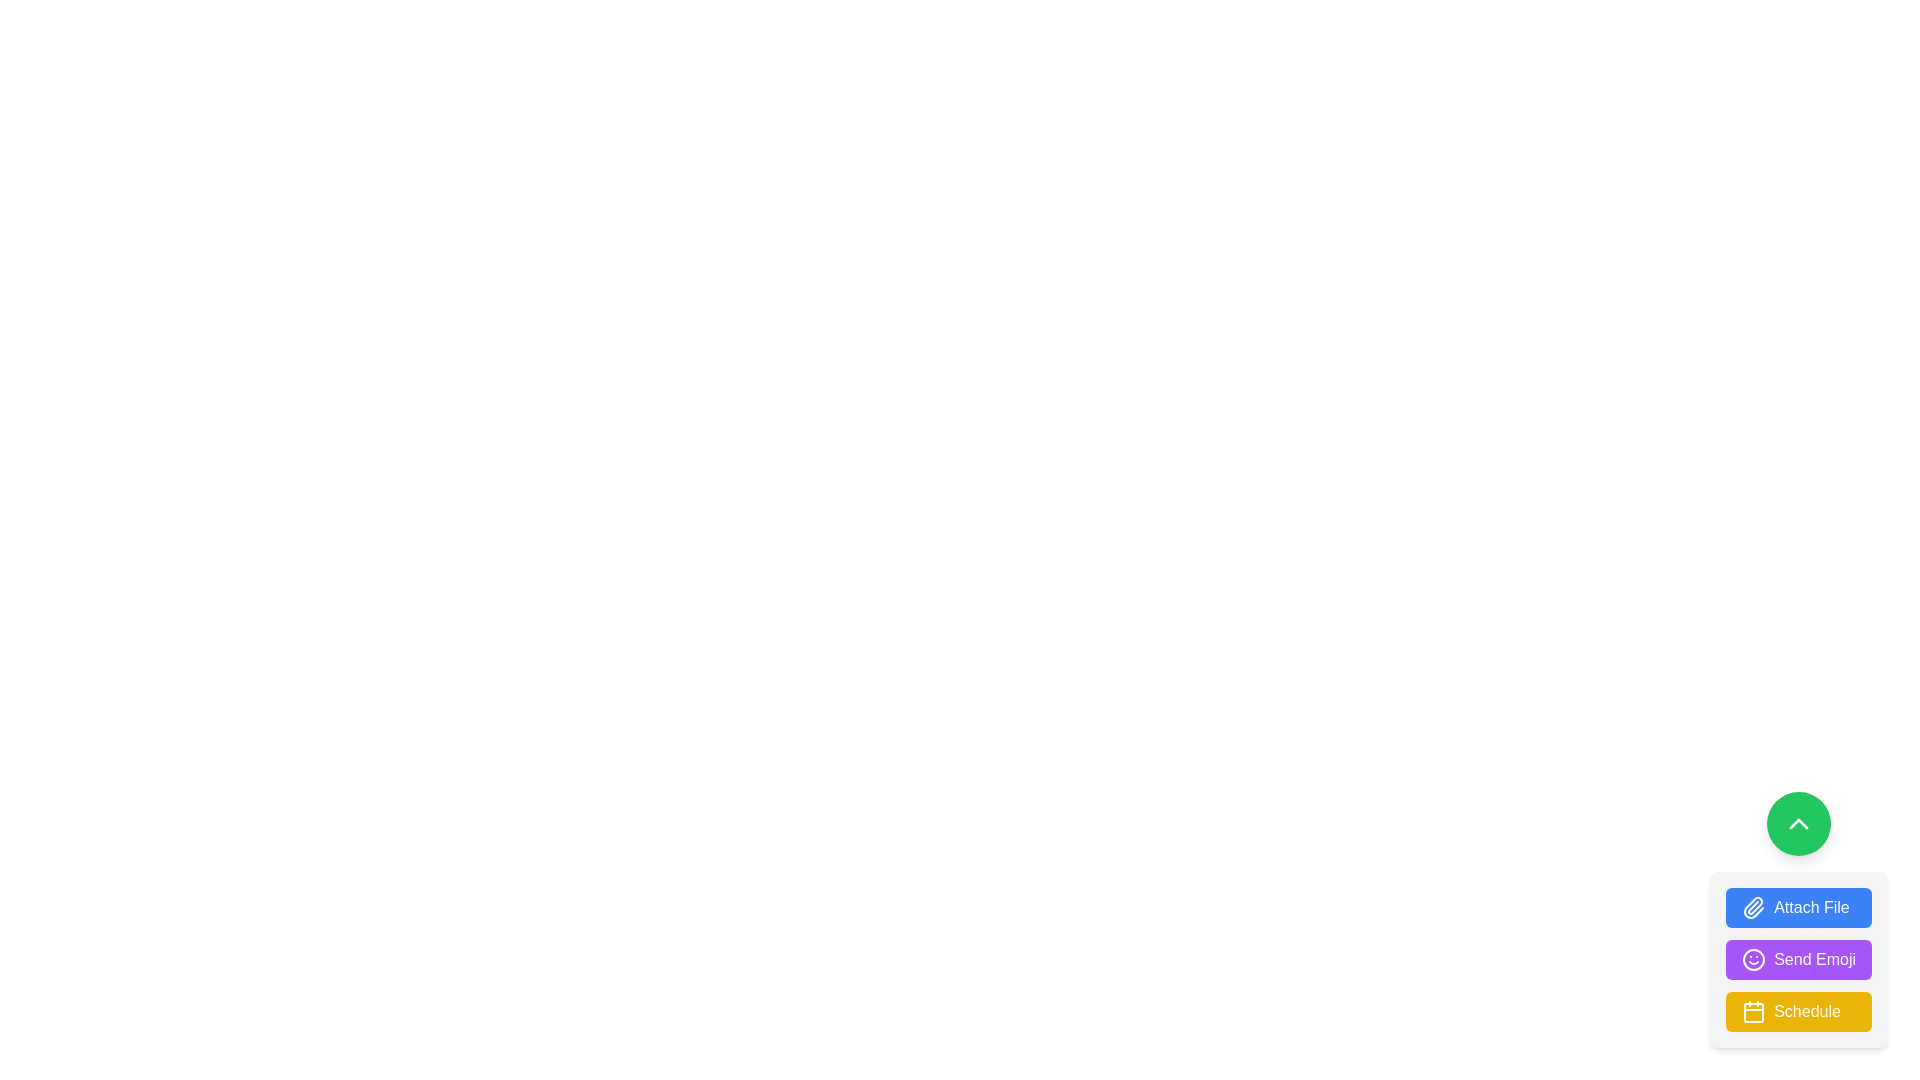 Image resolution: width=1920 pixels, height=1080 pixels. Describe the element at coordinates (1799, 920) in the screenshot. I see `the file attachment button located at the bottom right corner of the interface` at that location.